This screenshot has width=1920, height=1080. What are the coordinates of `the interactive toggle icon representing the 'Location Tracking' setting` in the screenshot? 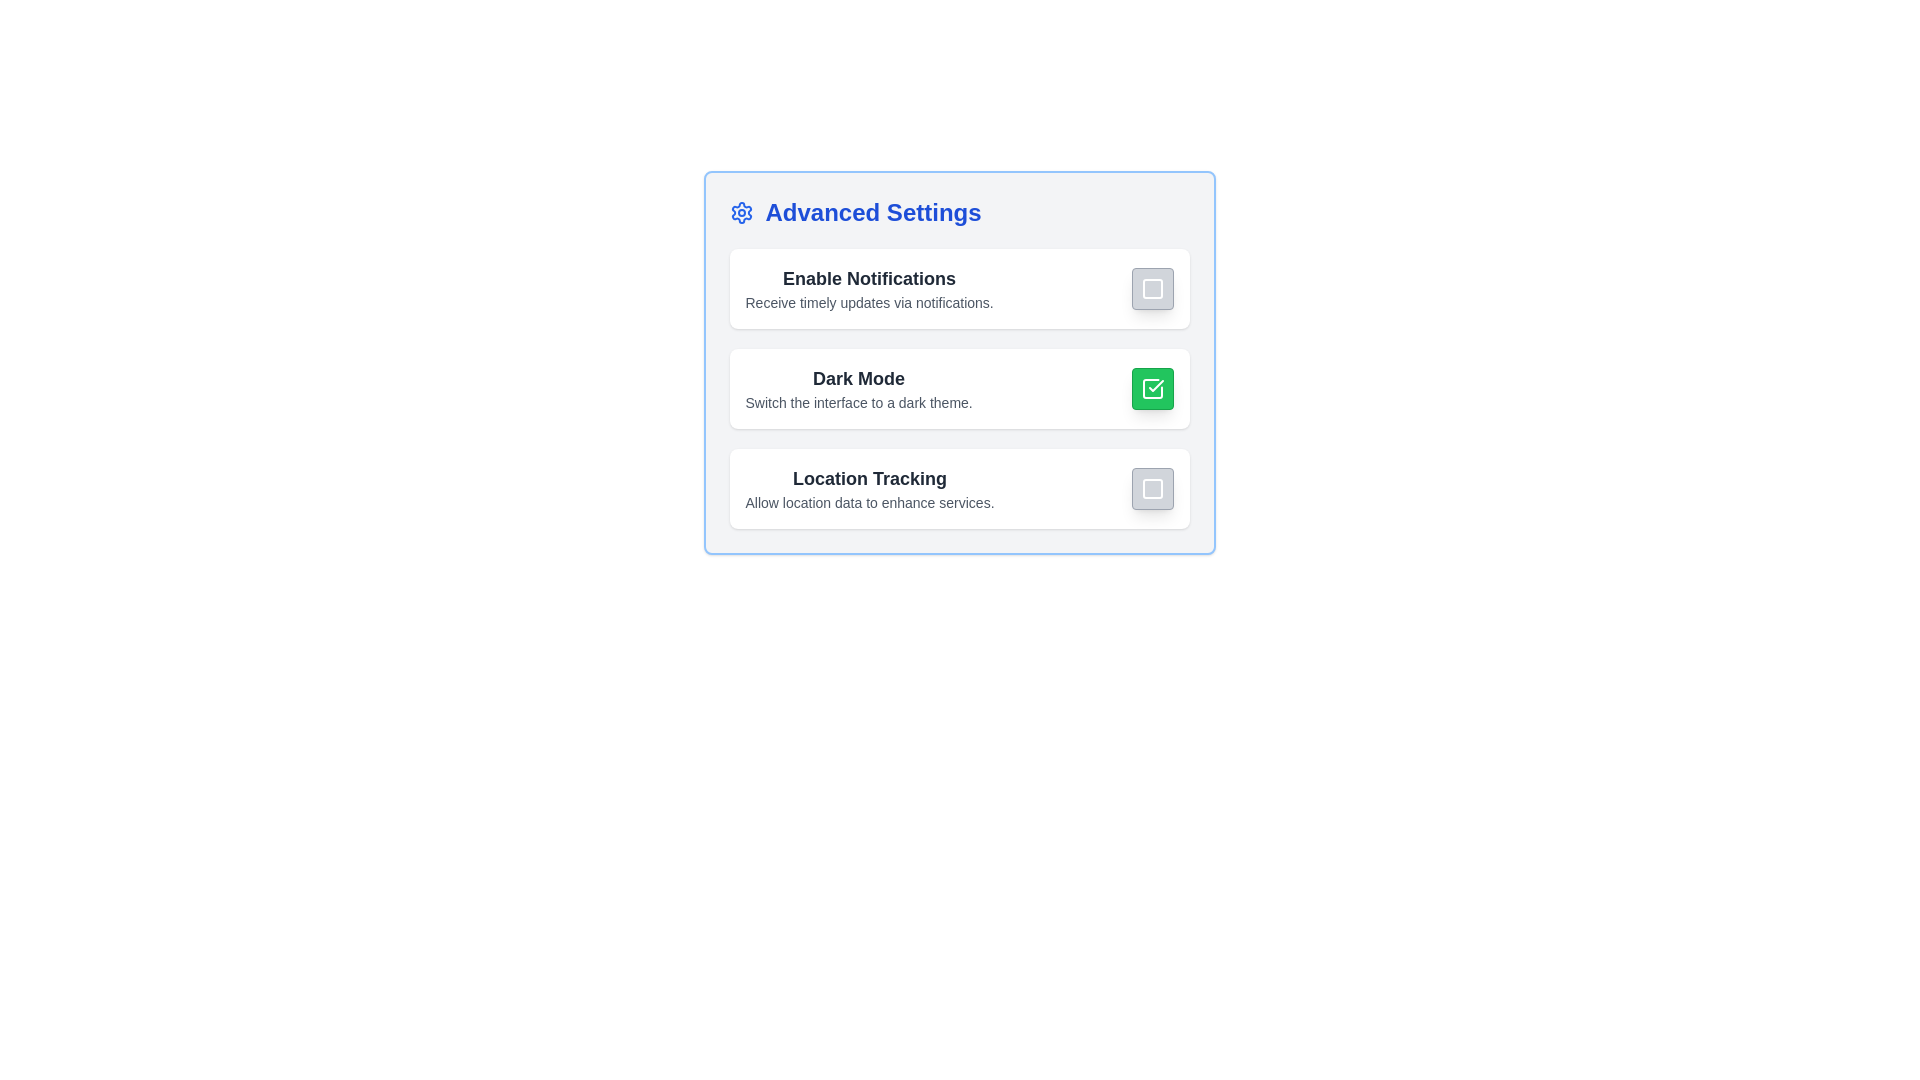 It's located at (1152, 489).